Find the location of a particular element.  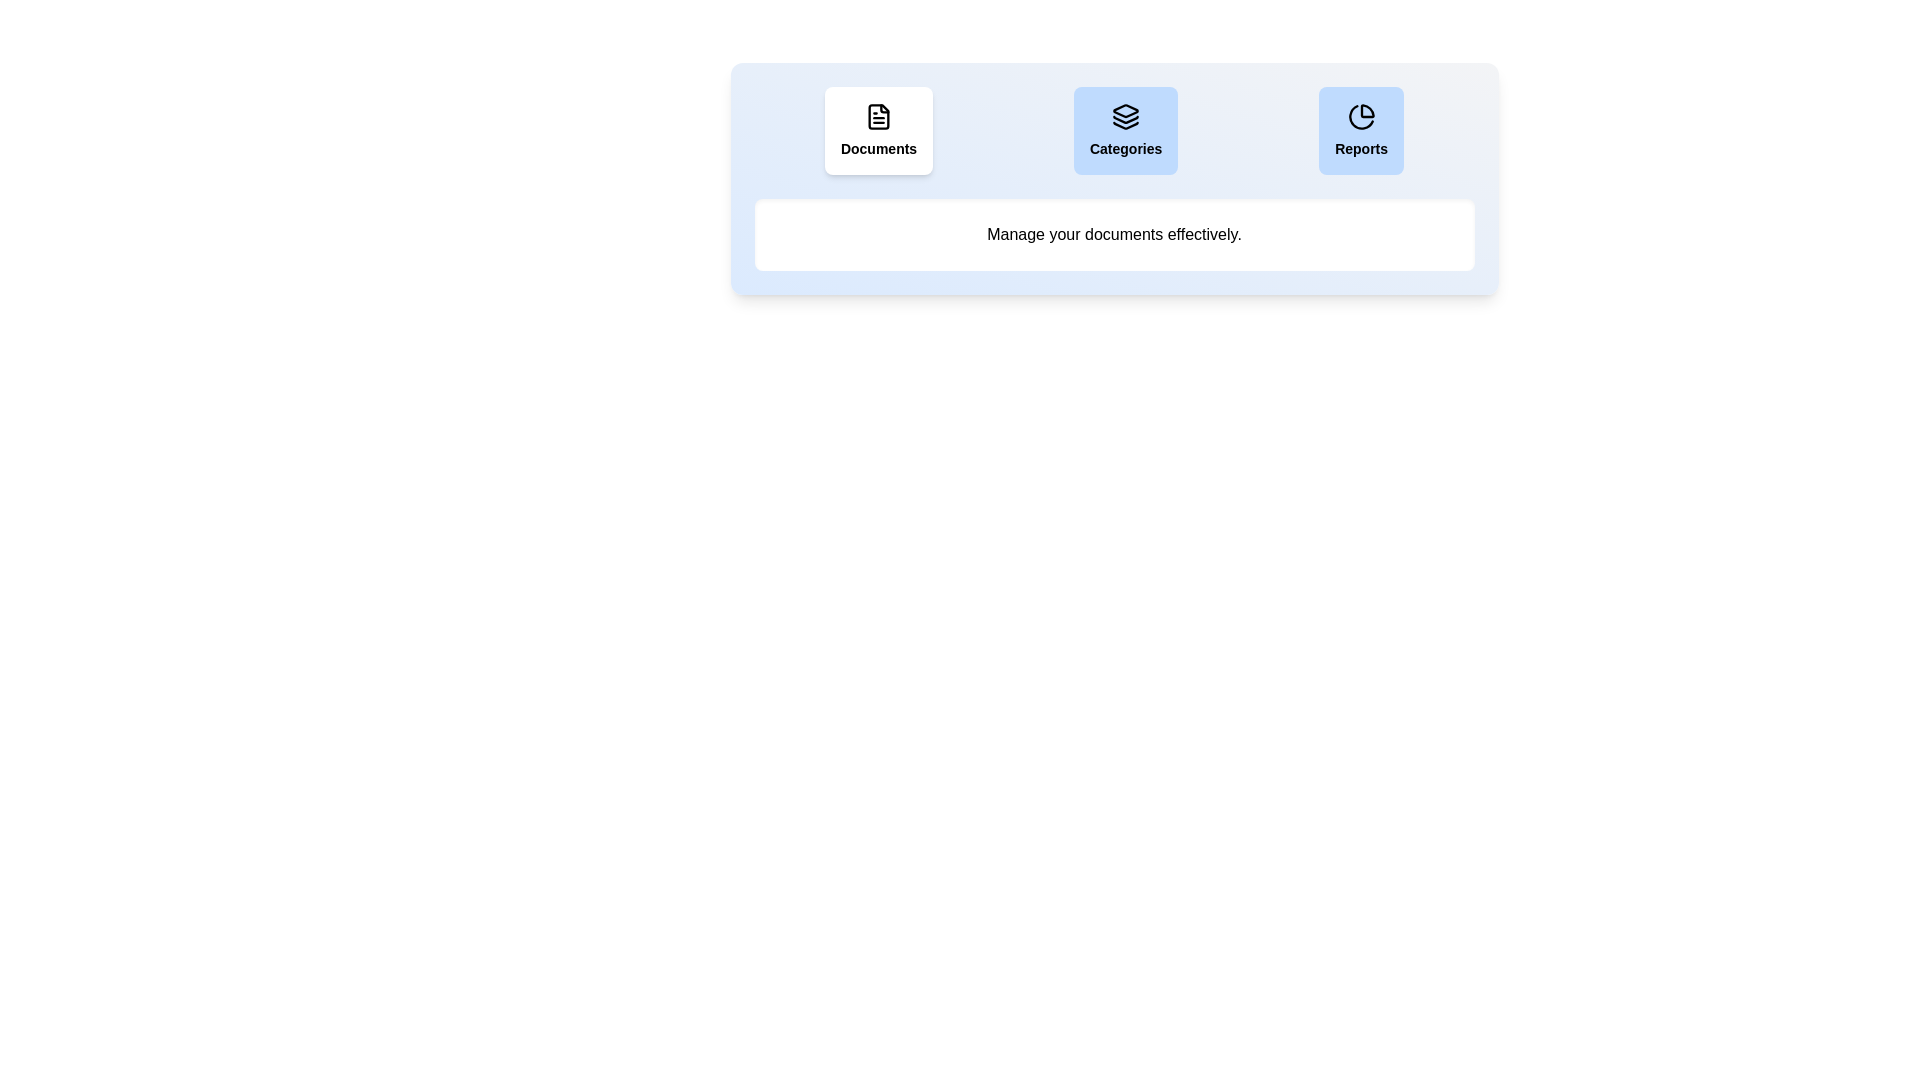

the Reports tab by clicking its button is located at coordinates (1360, 131).